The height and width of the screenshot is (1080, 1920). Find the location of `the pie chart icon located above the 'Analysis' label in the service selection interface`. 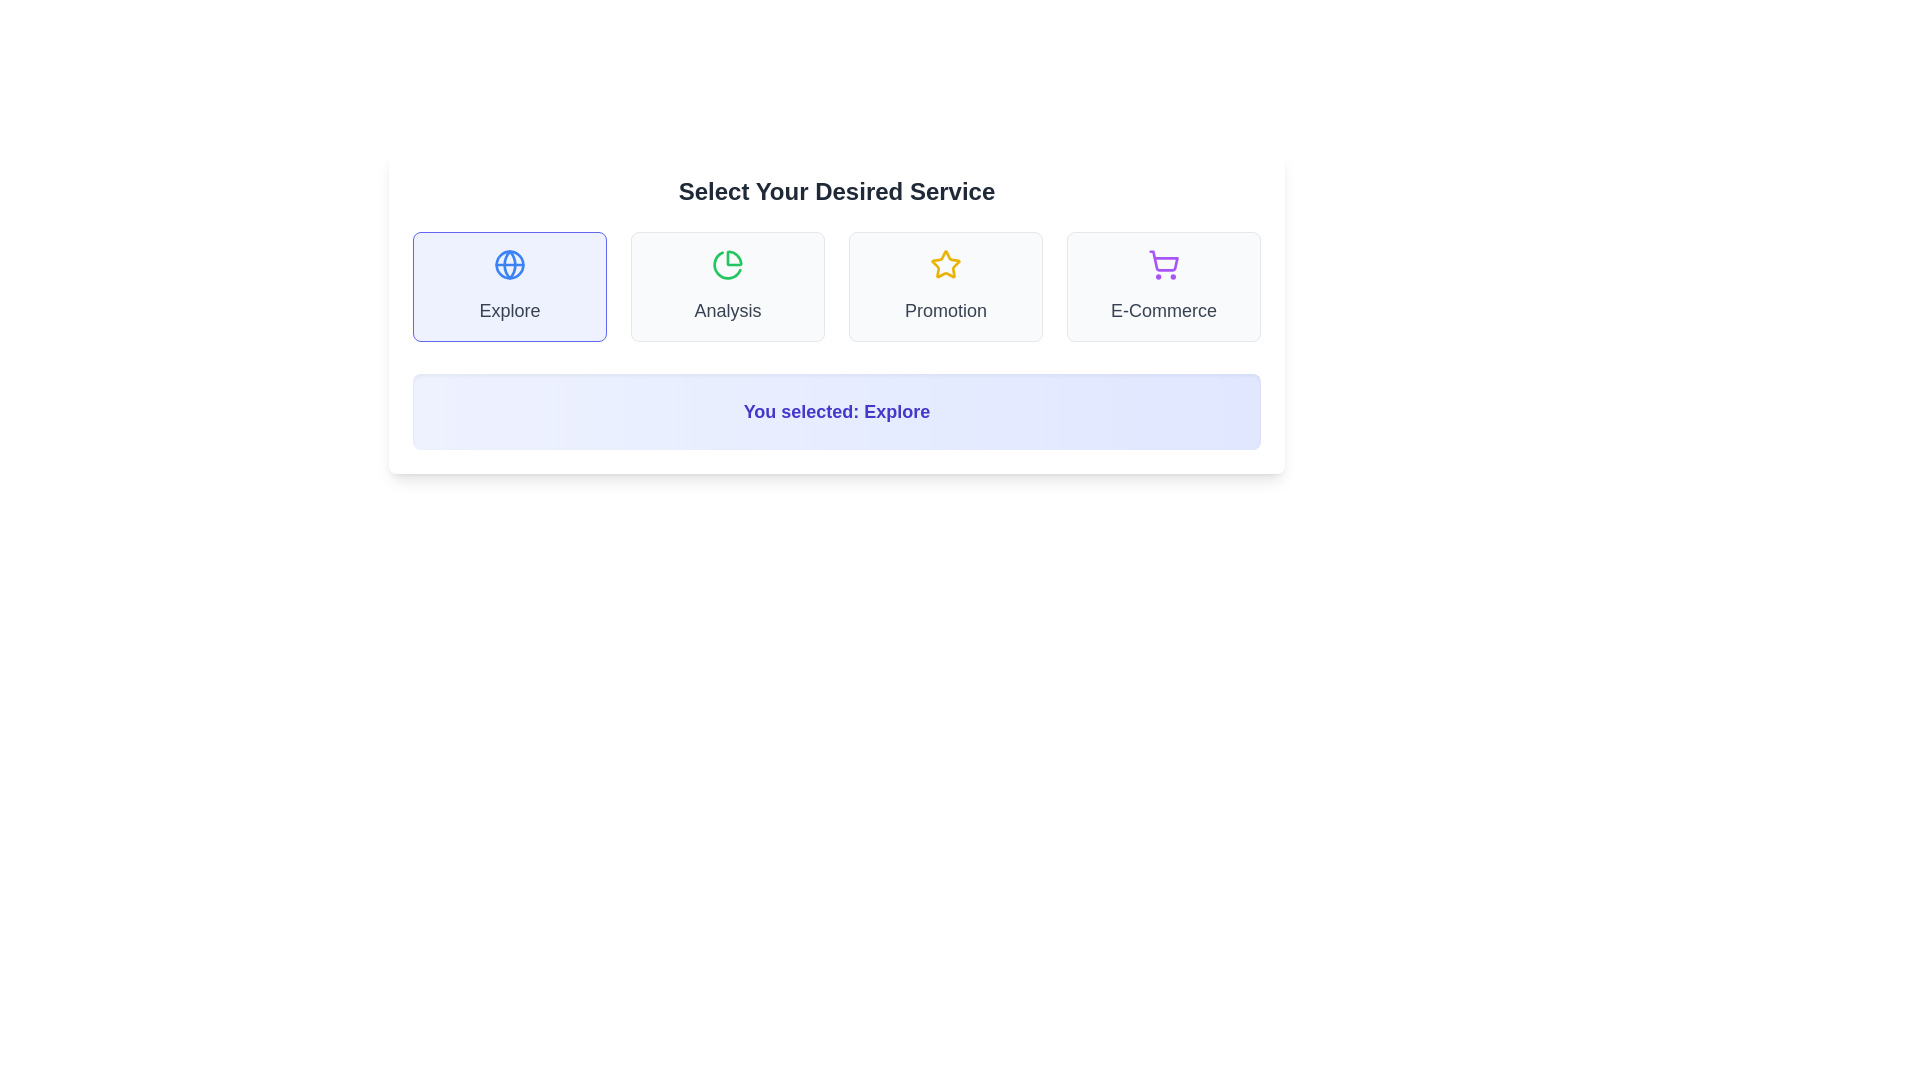

the pie chart icon located above the 'Analysis' label in the service selection interface is located at coordinates (727, 264).